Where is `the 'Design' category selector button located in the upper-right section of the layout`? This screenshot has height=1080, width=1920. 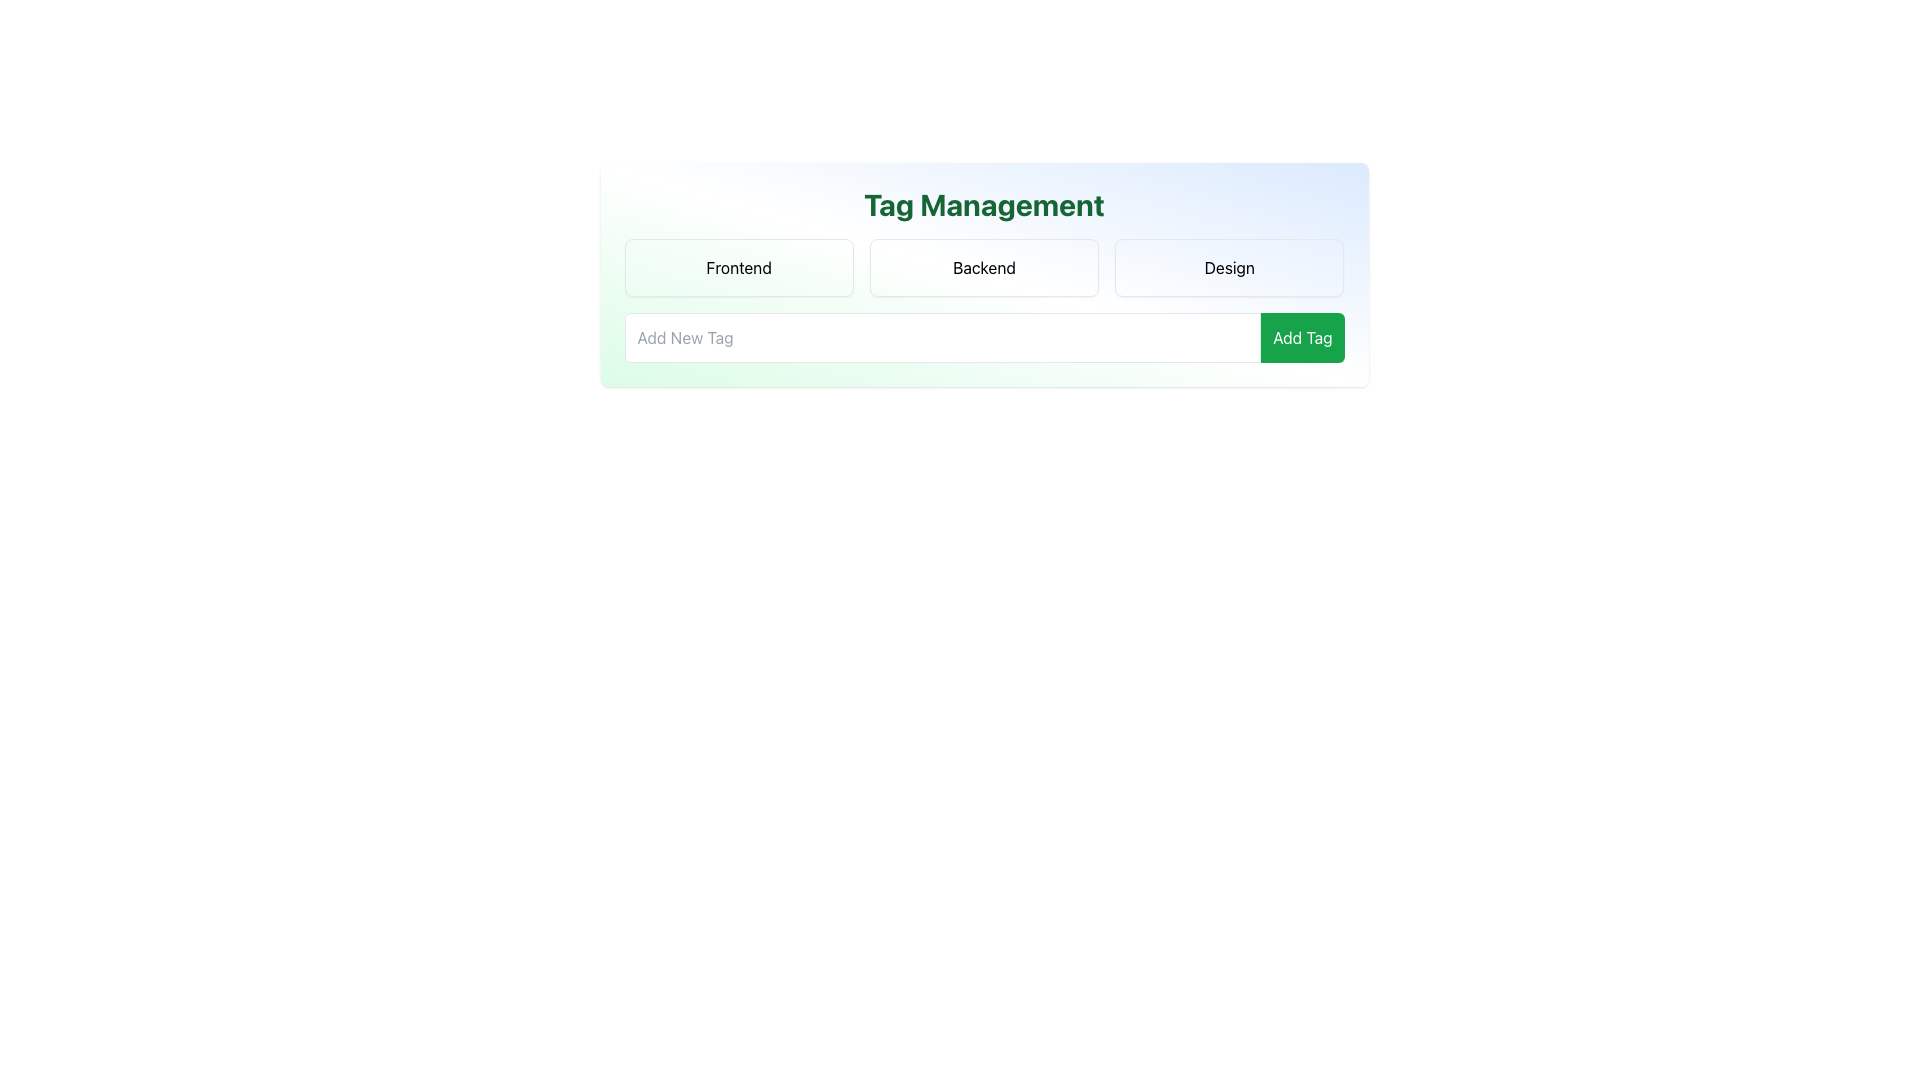
the 'Design' category selector button located in the upper-right section of the layout is located at coordinates (1228, 266).